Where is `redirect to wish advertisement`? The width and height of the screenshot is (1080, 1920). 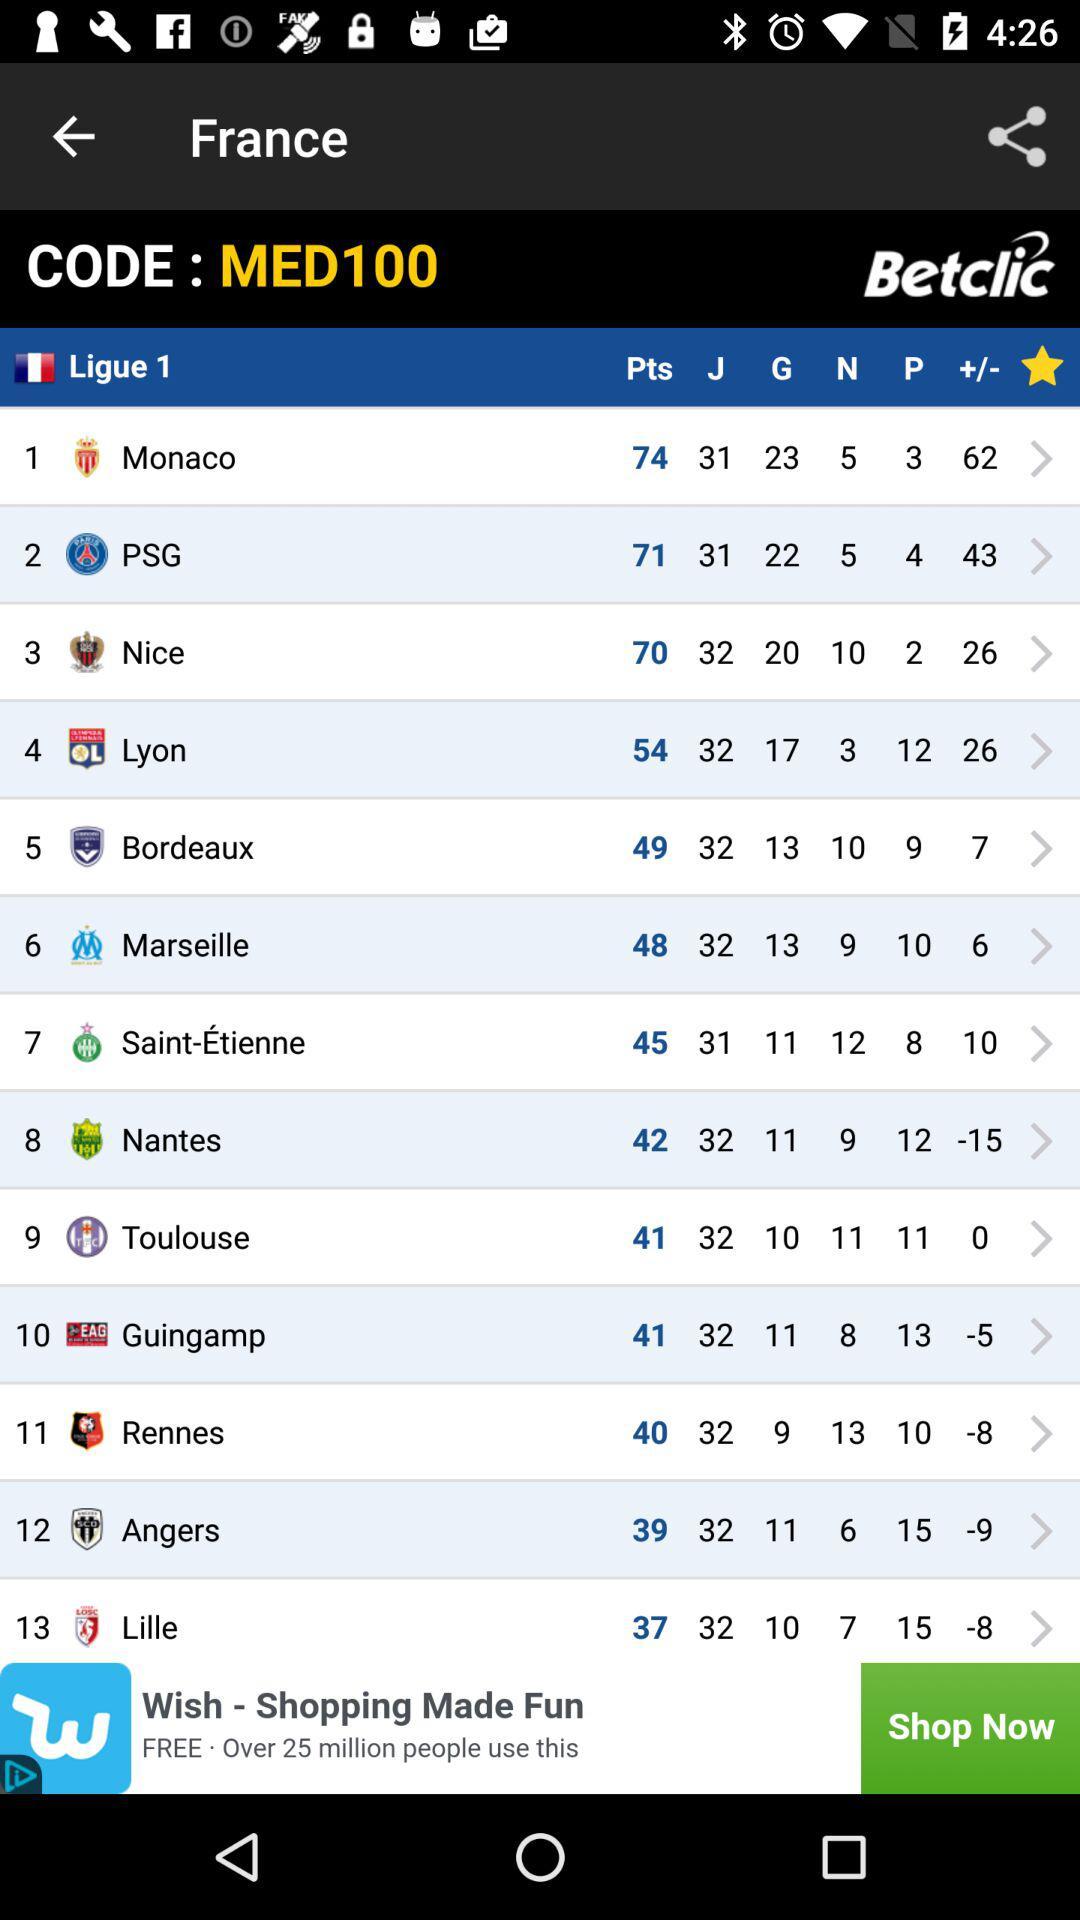 redirect to wish advertisement is located at coordinates (540, 1727).